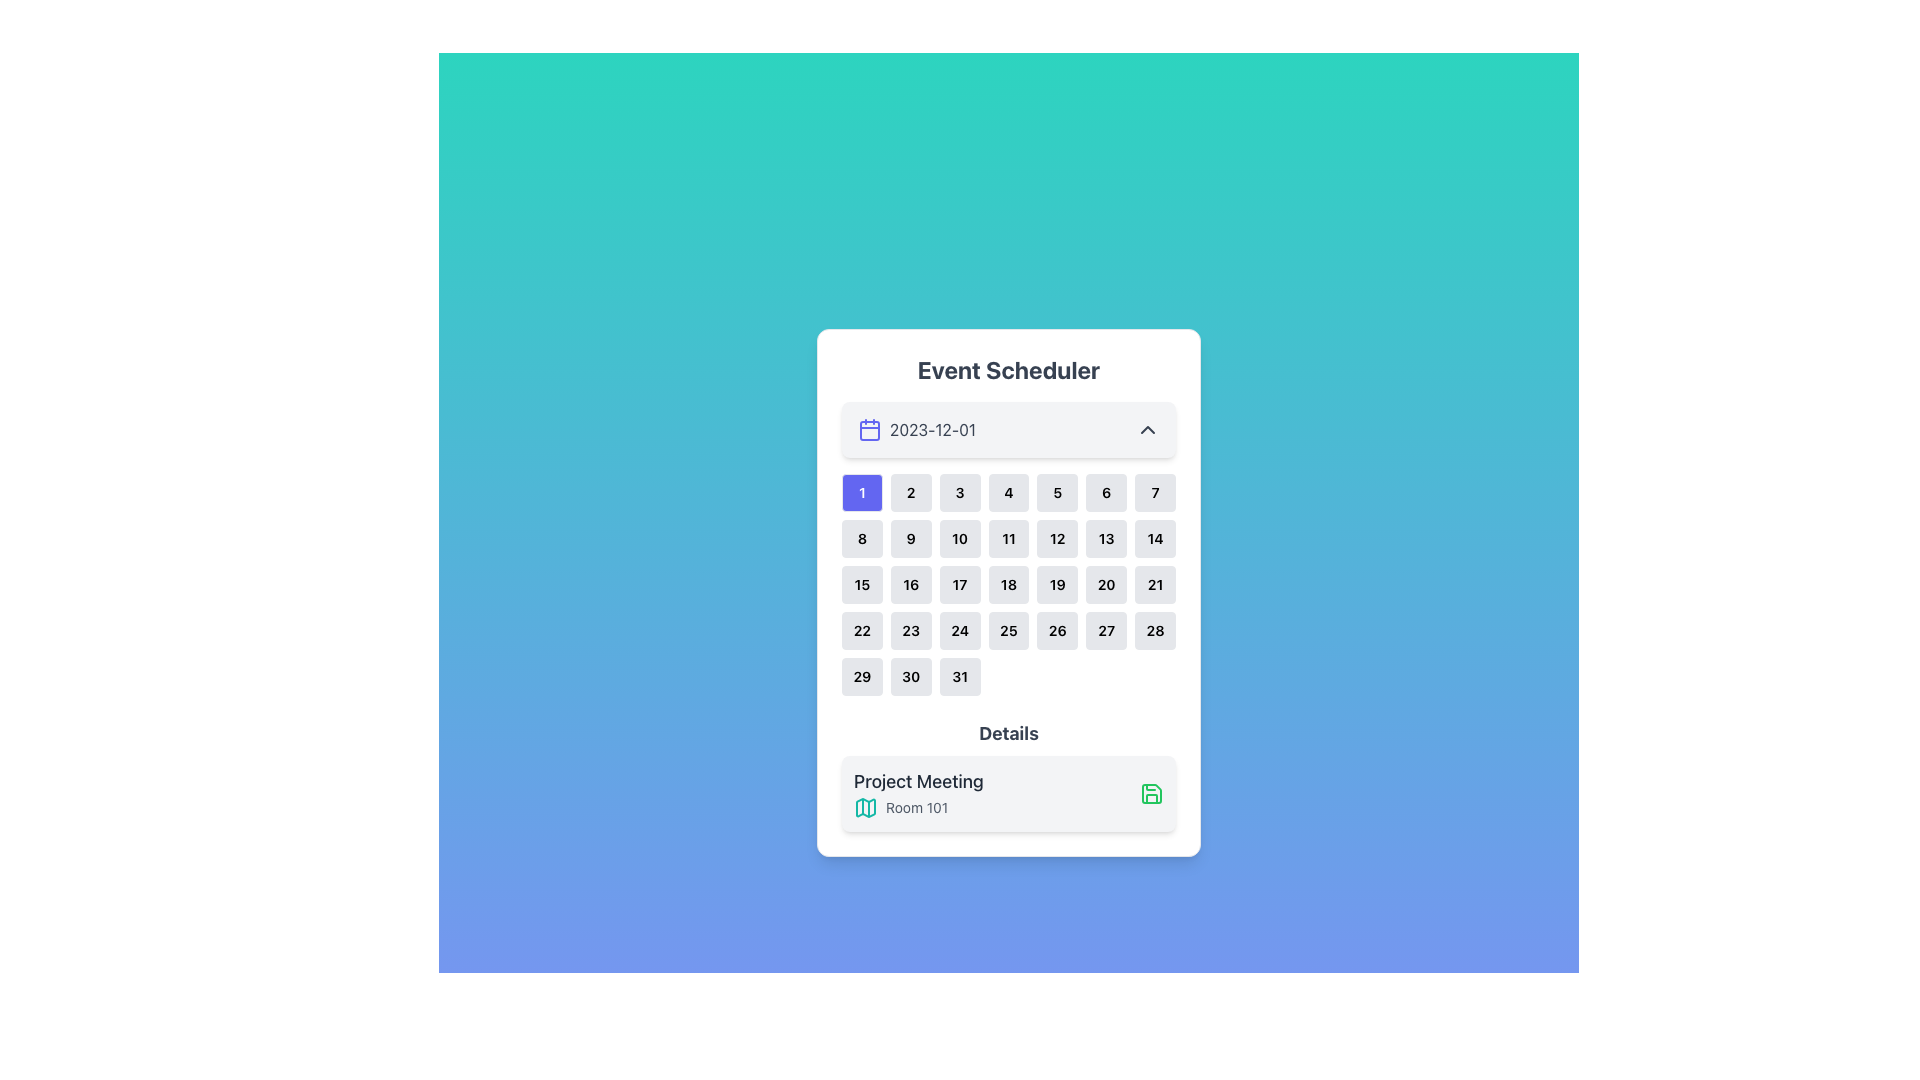  I want to click on the small rectangular button with the number '31' in bold black text, located in the bottom row, seventh column of the grid in the calendar component, so click(960, 676).